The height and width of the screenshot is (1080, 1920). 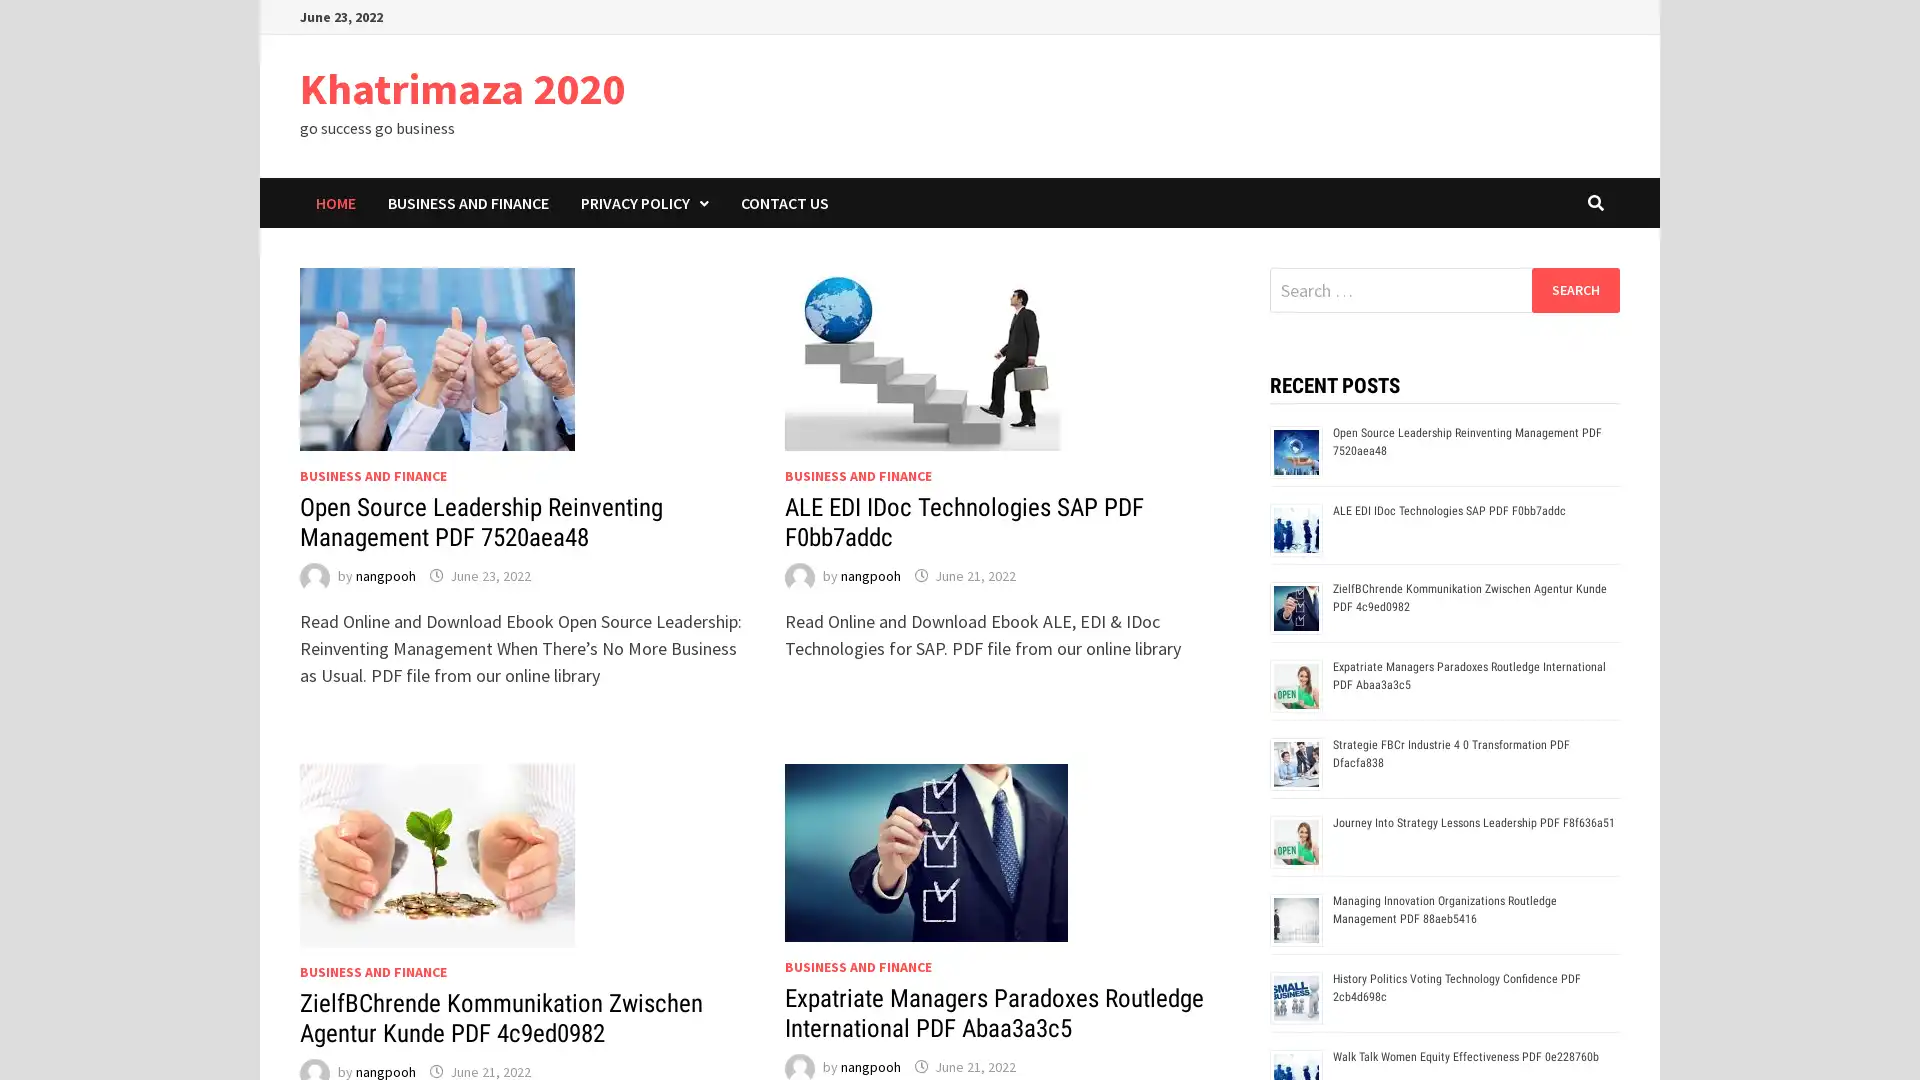 What do you see at coordinates (1574, 289) in the screenshot?
I see `Search` at bounding box center [1574, 289].